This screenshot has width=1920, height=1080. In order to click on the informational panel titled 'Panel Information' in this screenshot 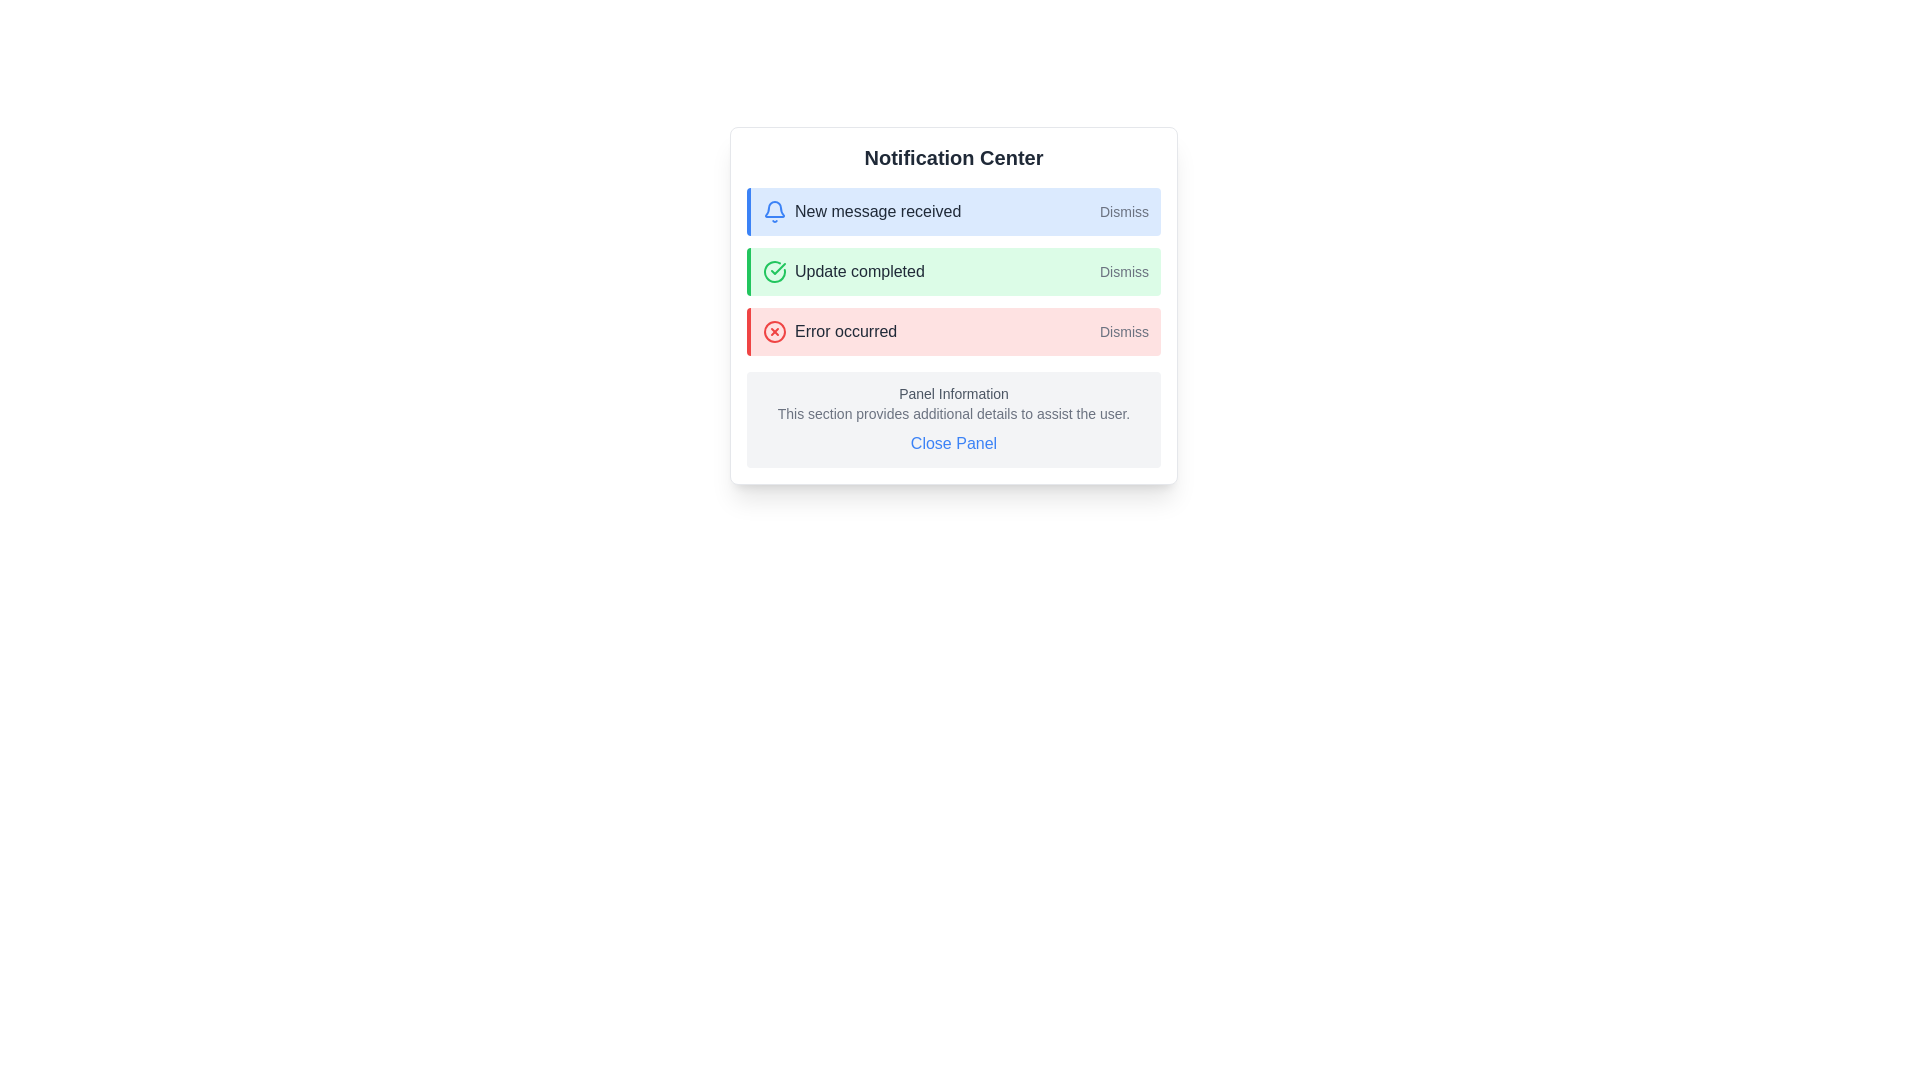, I will do `click(953, 419)`.